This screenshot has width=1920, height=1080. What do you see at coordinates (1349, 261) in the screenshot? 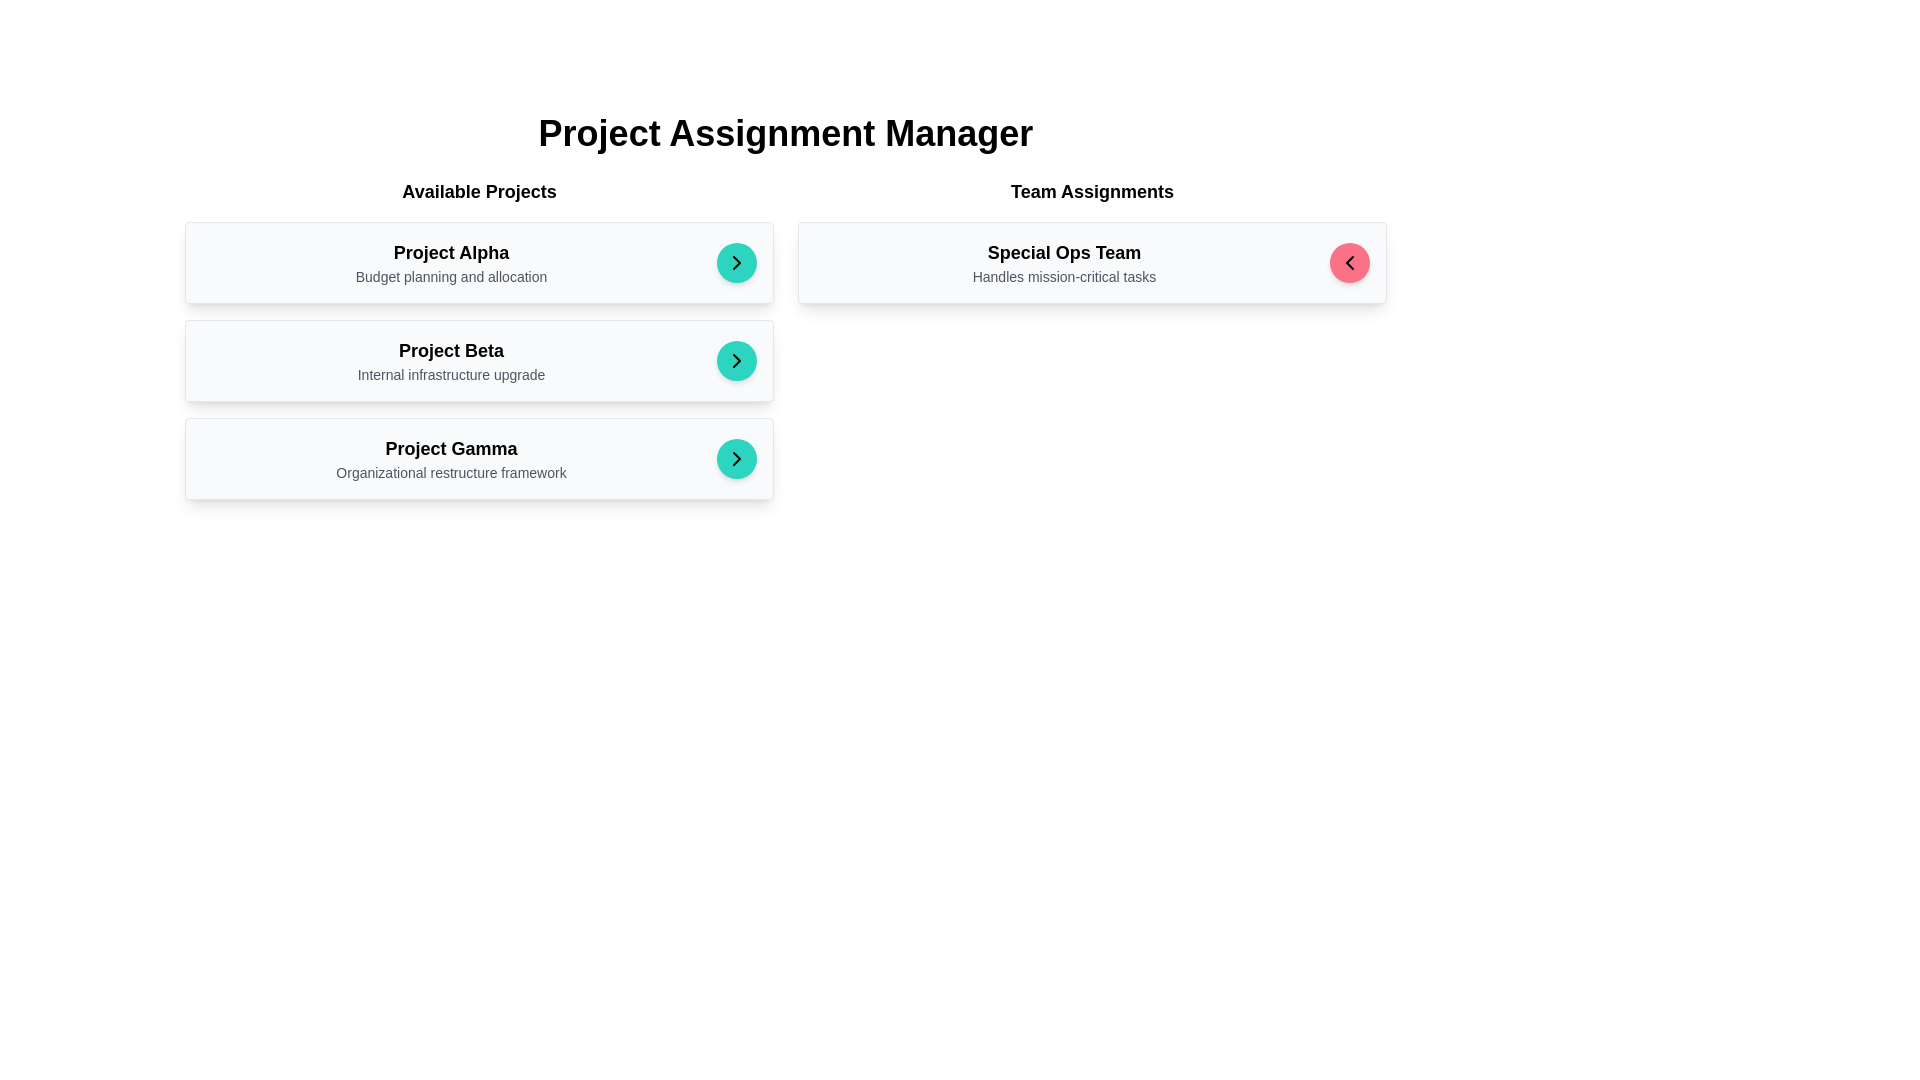
I see `the navigation back button, which is a black left-pointing chevron icon centered within a solid pink circular button, located in the top-right corner of the 'Team Assignments' card` at bounding box center [1349, 261].